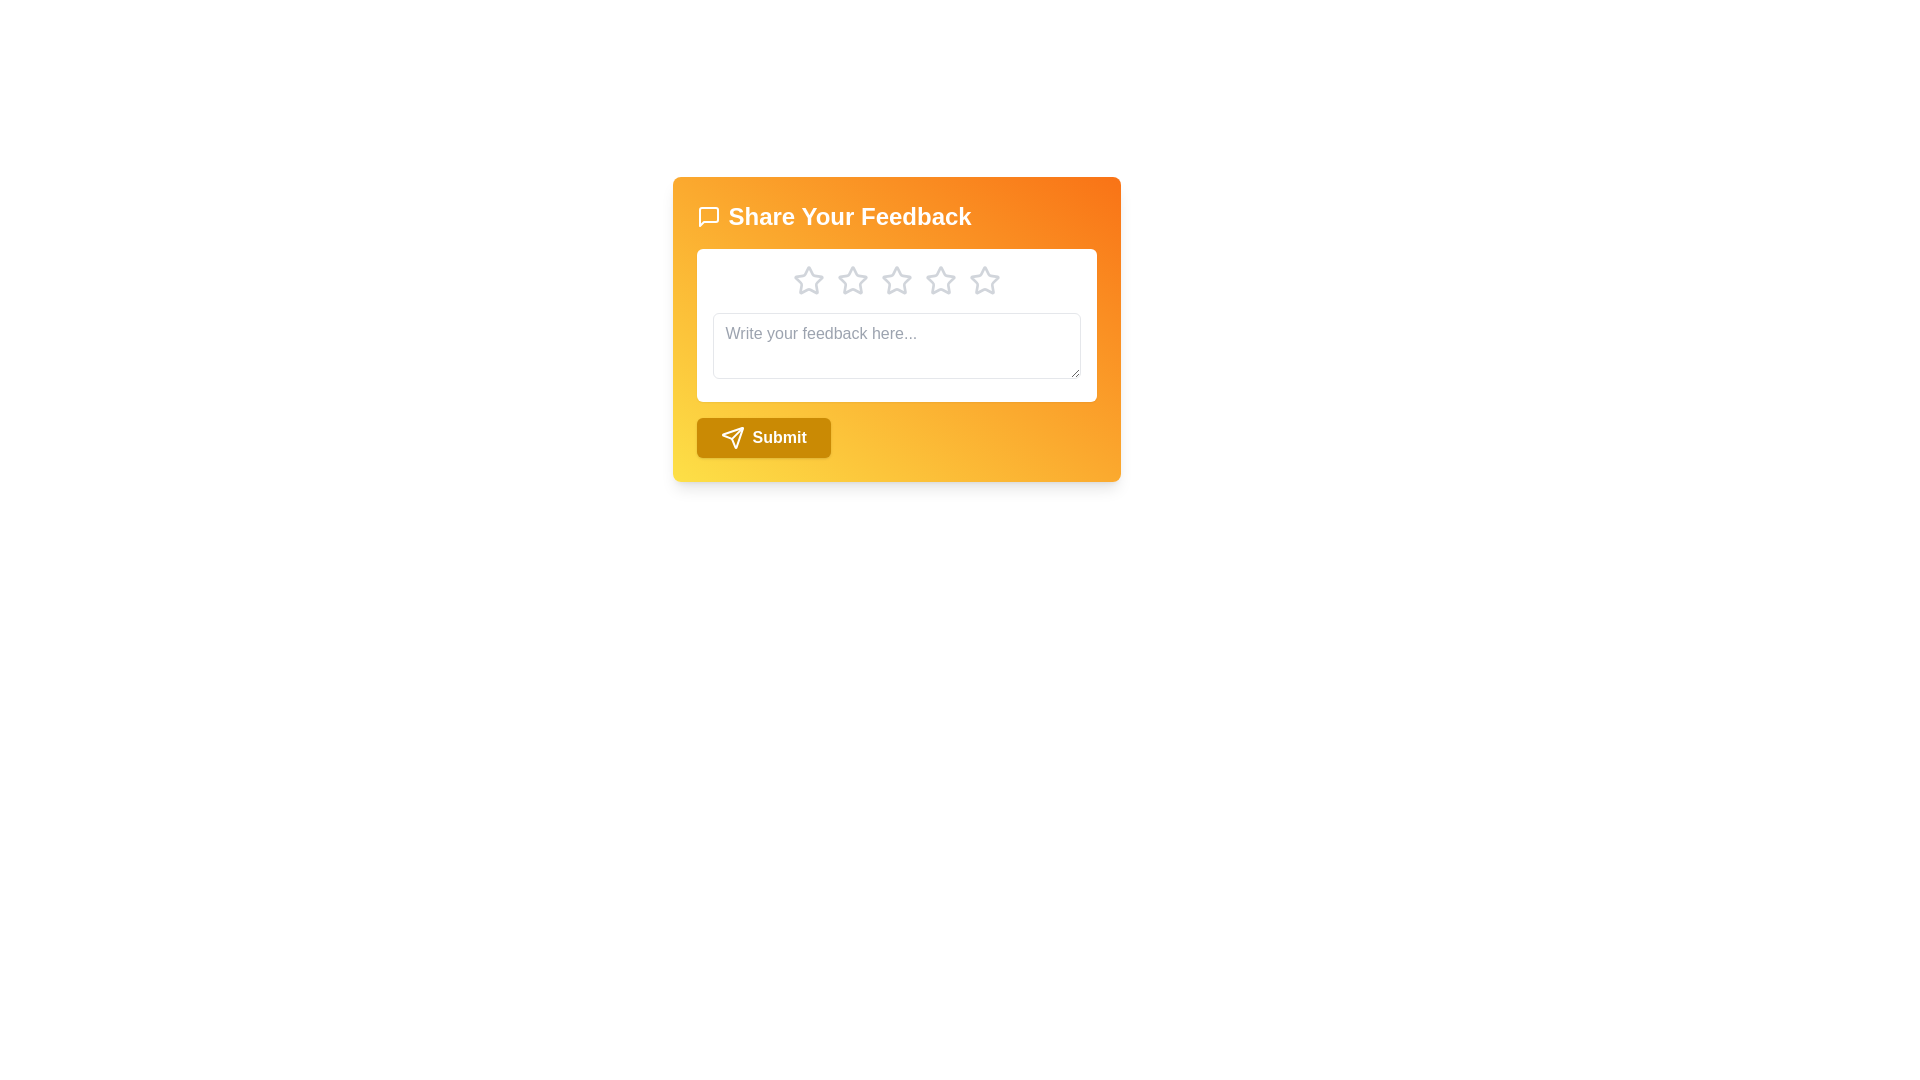  Describe the element at coordinates (731, 437) in the screenshot. I see `the 'Submit' button which contains the icon on the left side, located at the center bottom of the feedback form` at that location.